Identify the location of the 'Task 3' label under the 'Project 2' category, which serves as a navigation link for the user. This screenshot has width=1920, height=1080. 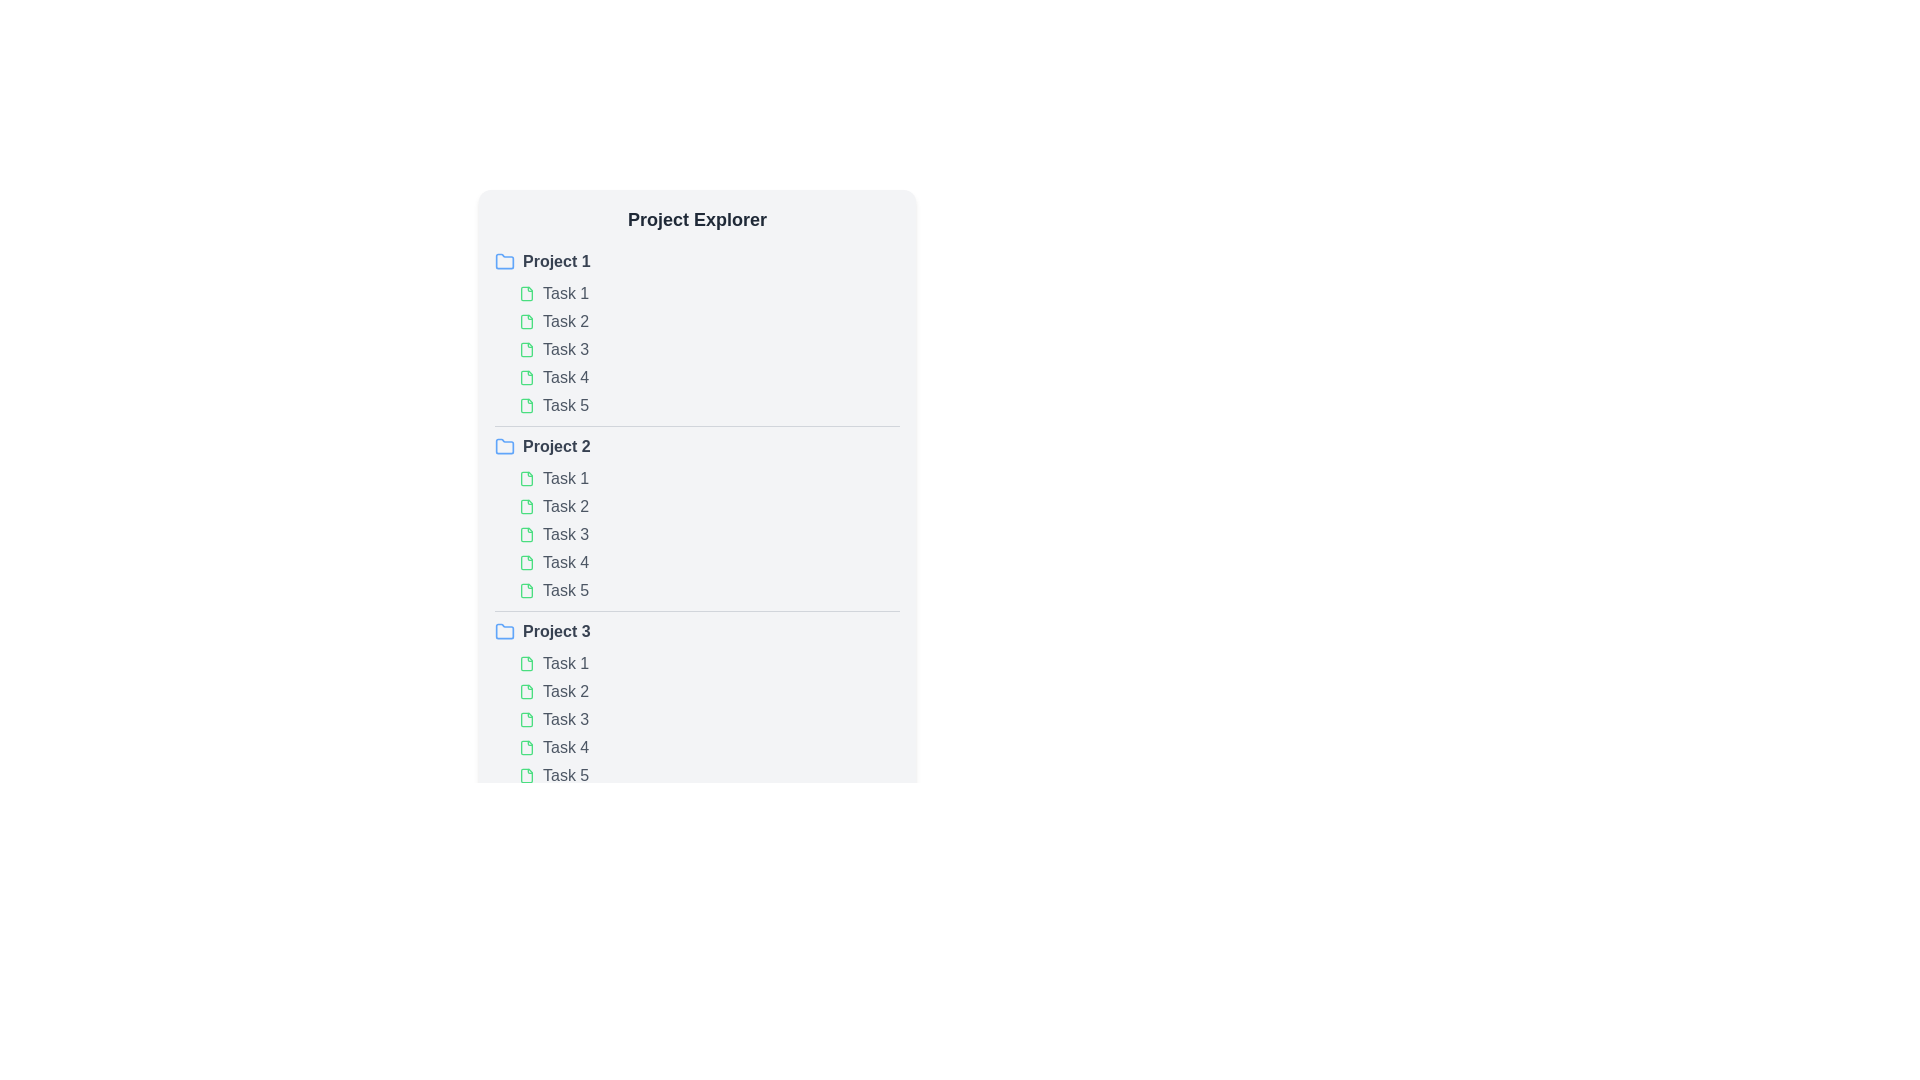
(565, 534).